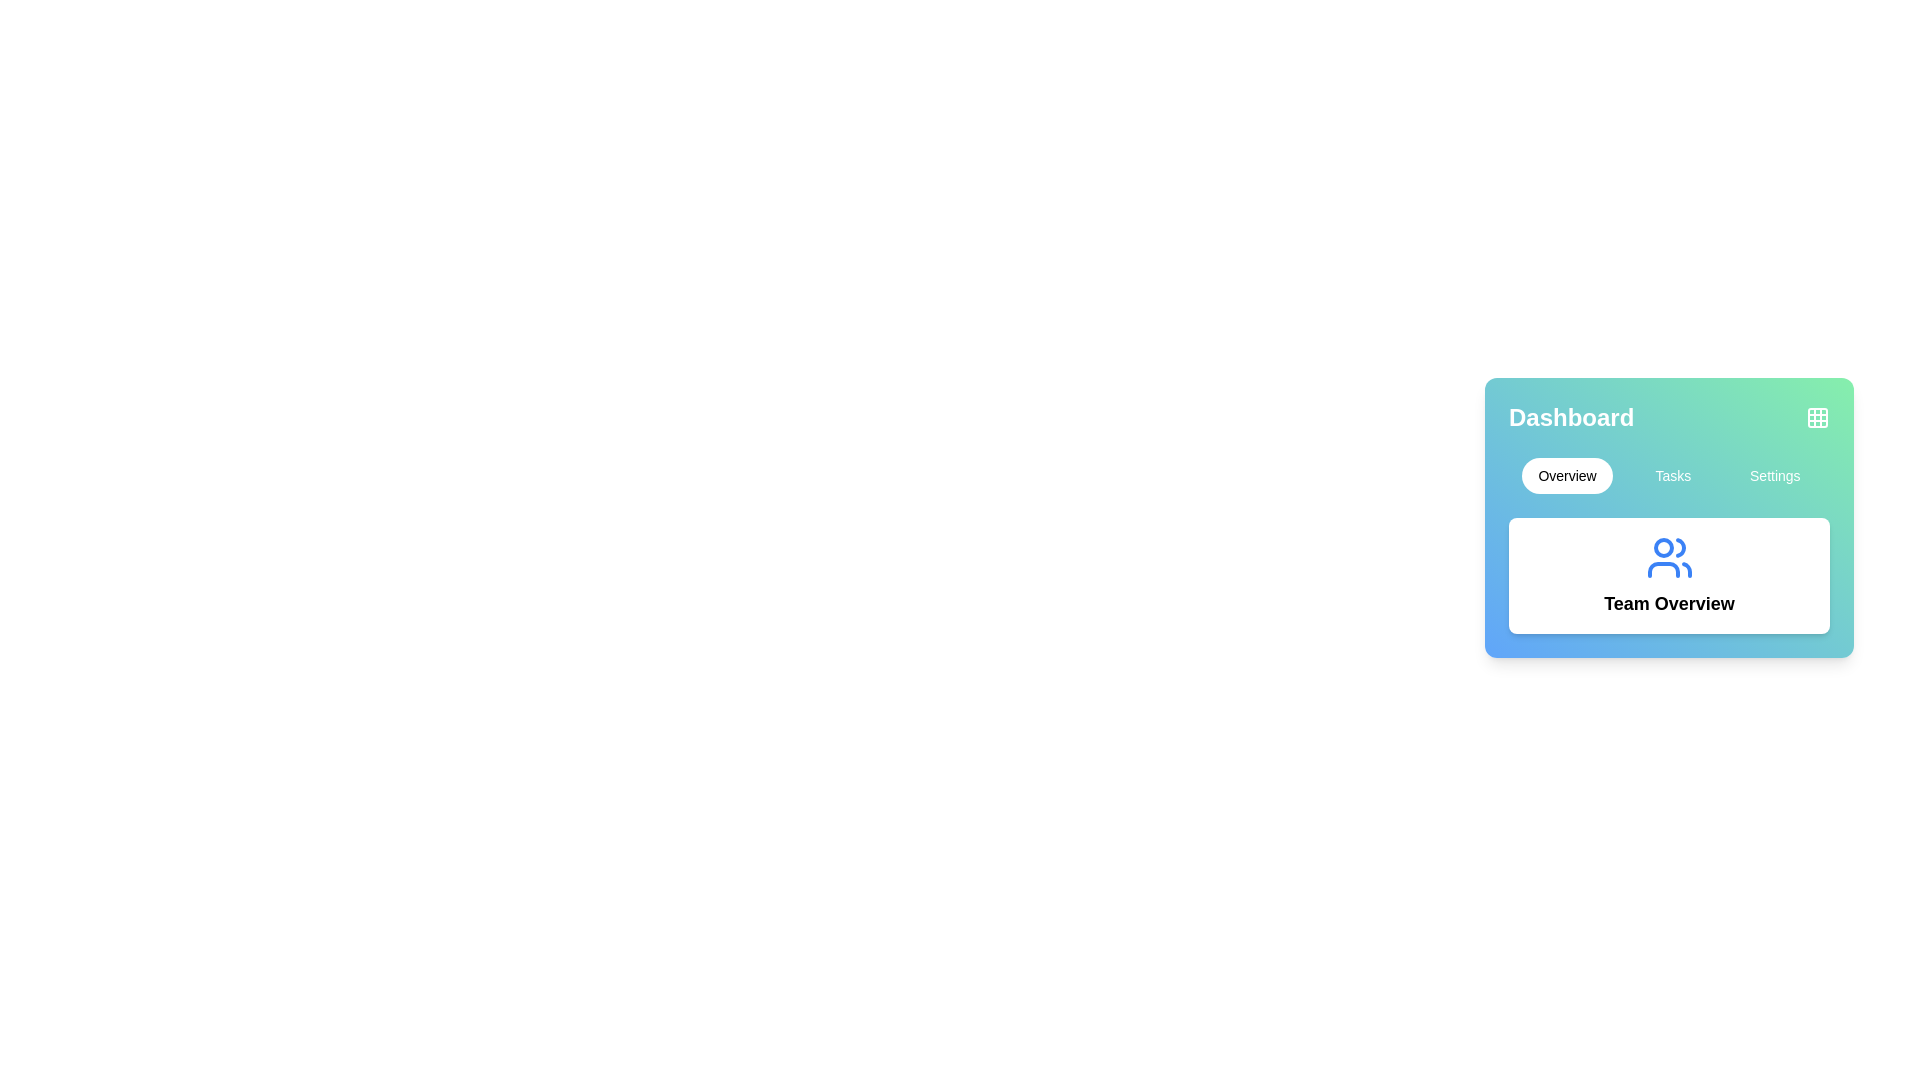  I want to click on the top-right grid tile within the grid layout, which is part of an interactive icon composed of nine small square tiles, so click(1818, 416).